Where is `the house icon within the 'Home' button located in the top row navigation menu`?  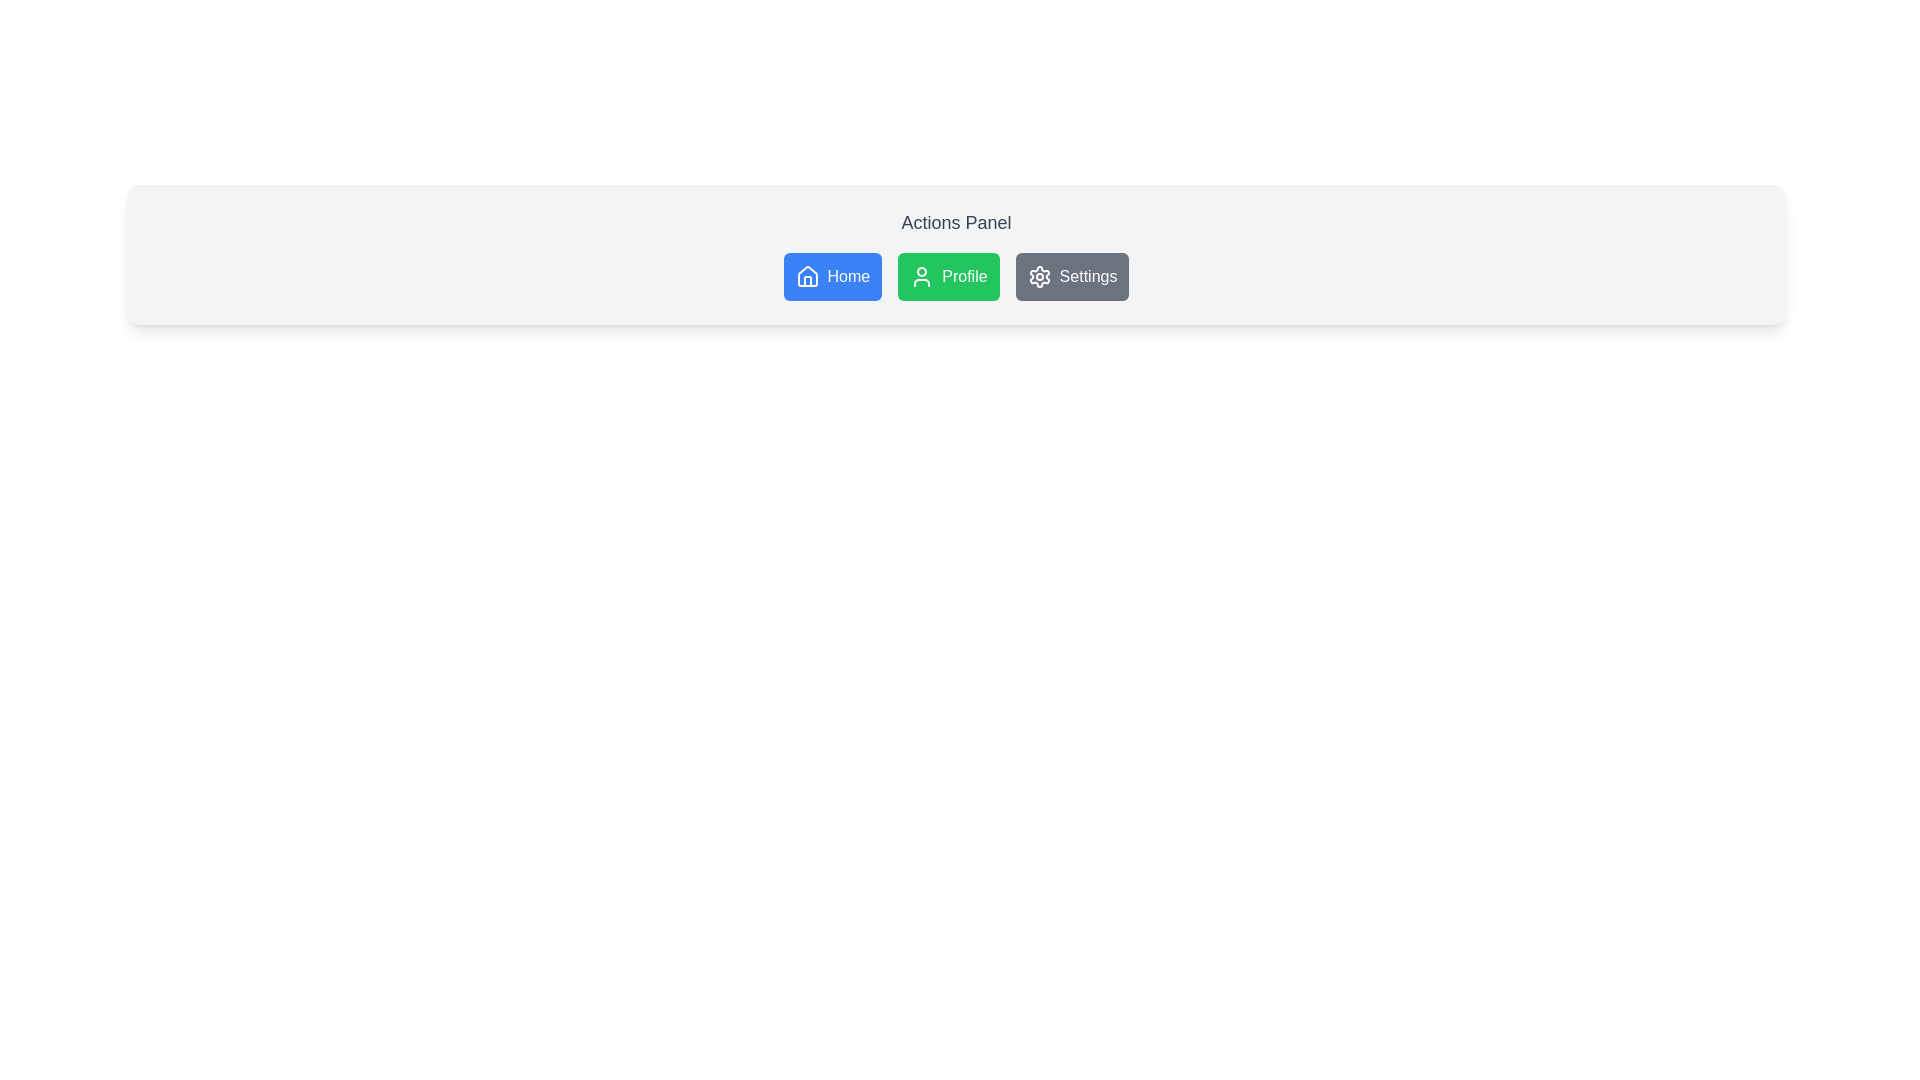
the house icon within the 'Home' button located in the top row navigation menu is located at coordinates (807, 276).